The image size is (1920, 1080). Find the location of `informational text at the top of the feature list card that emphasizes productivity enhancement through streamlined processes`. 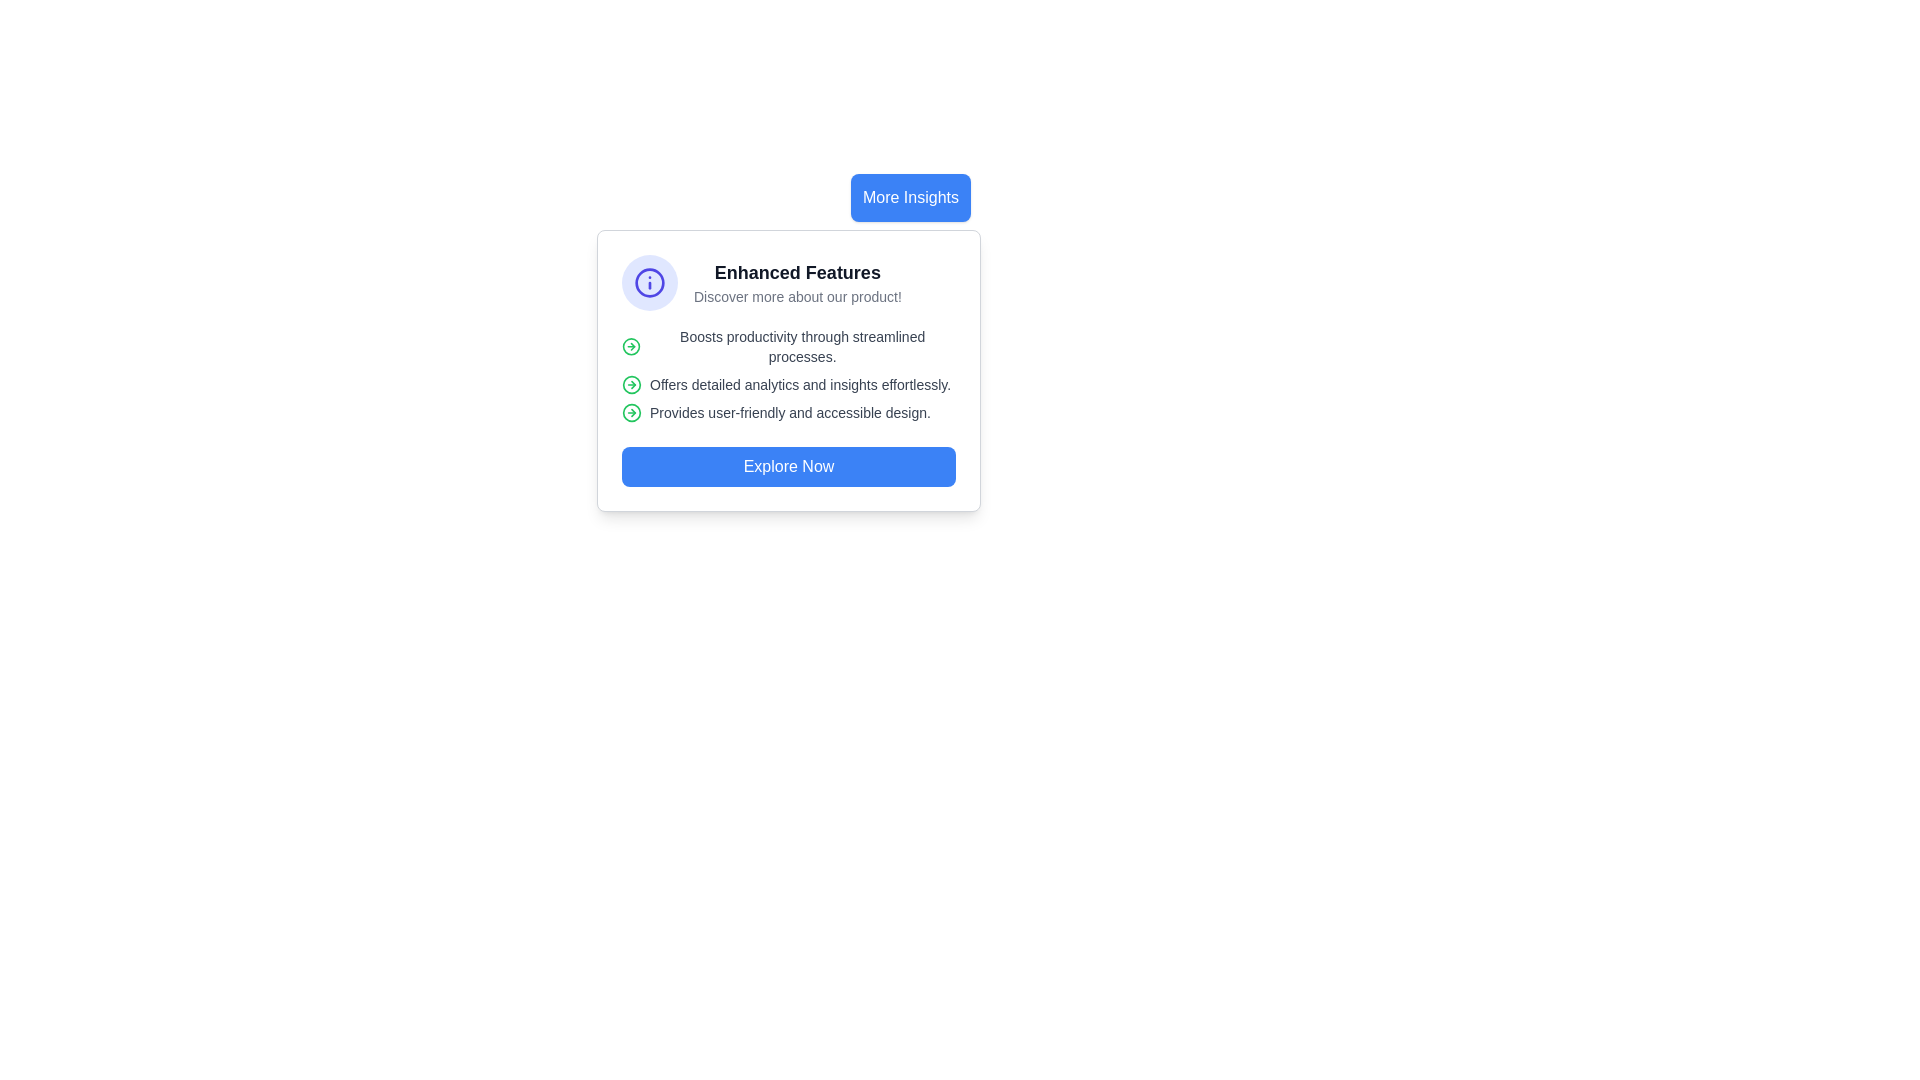

informational text at the top of the feature list card that emphasizes productivity enhancement through streamlined processes is located at coordinates (787, 346).